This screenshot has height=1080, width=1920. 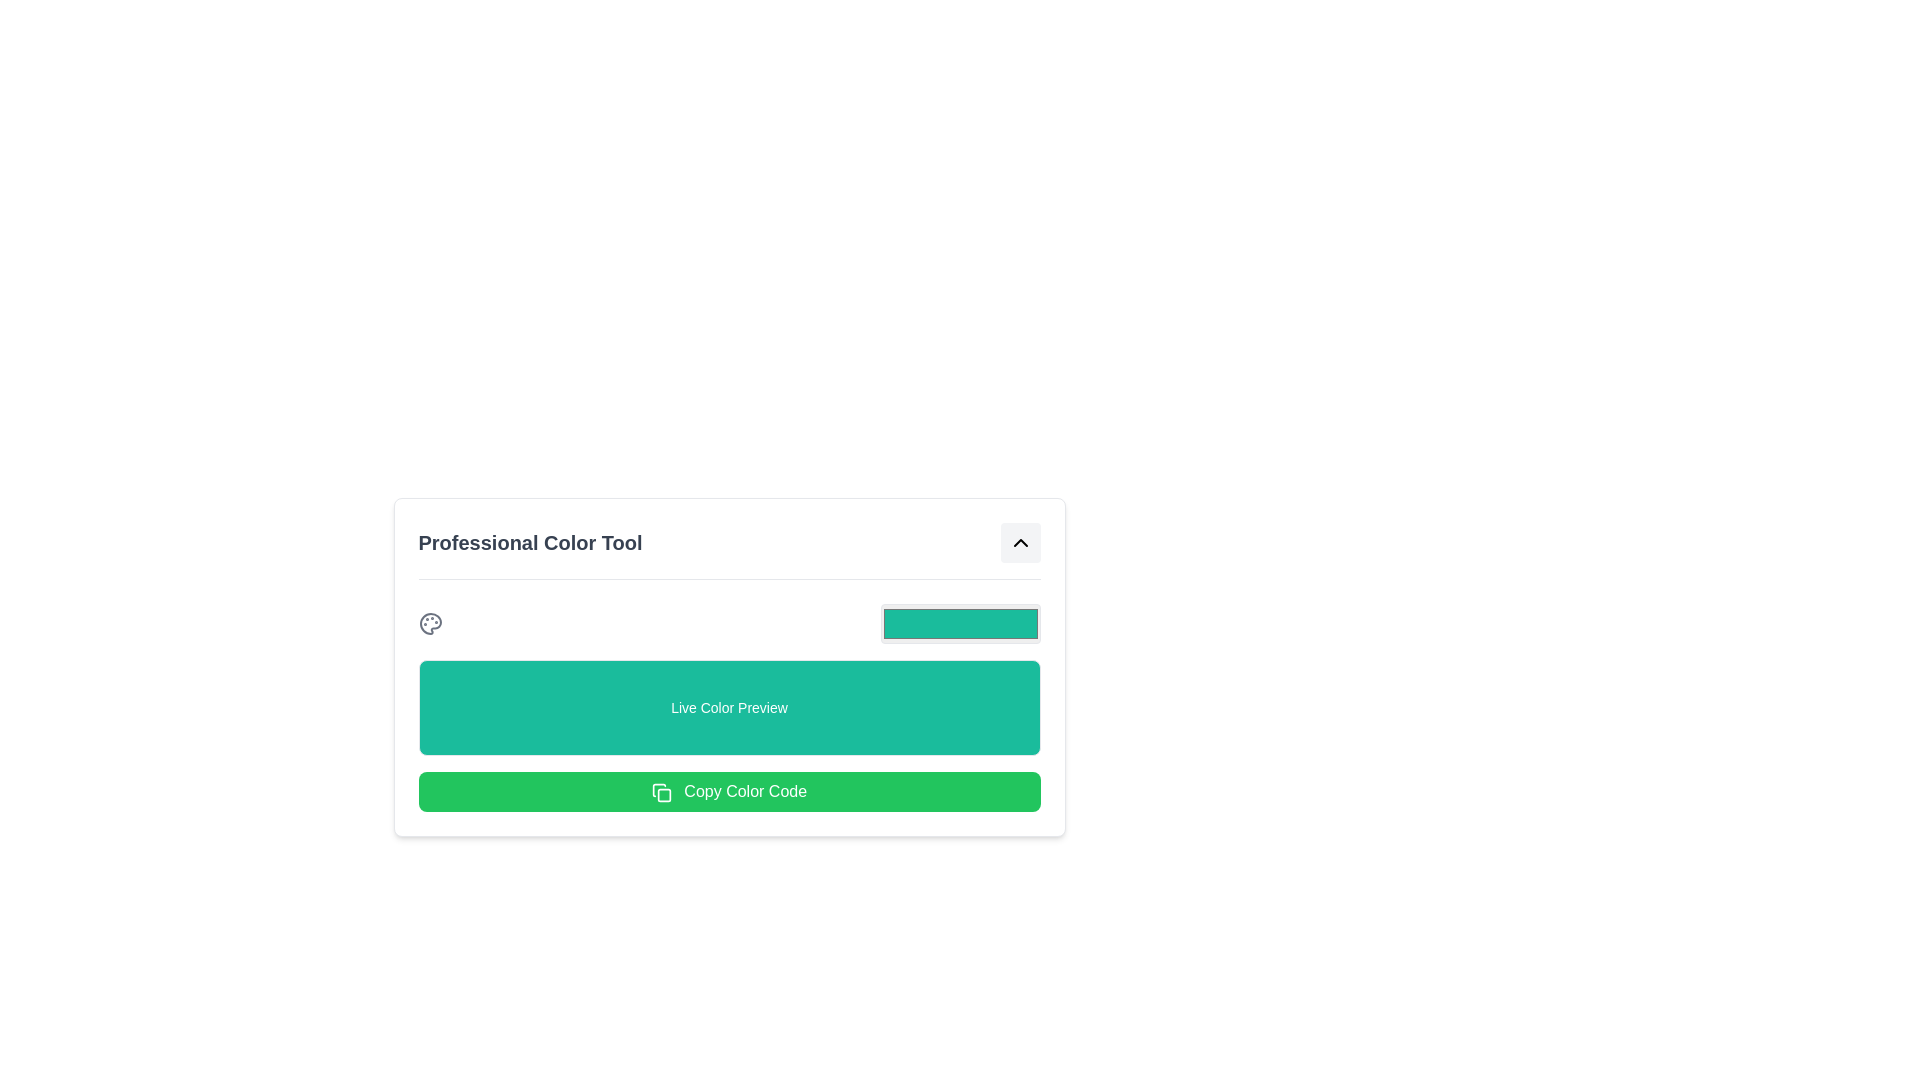 I want to click on the 'Copy Color Code' button, which contains a small icon resembling two overlapping rectangles, located at the bottom of the interface, so click(x=661, y=791).